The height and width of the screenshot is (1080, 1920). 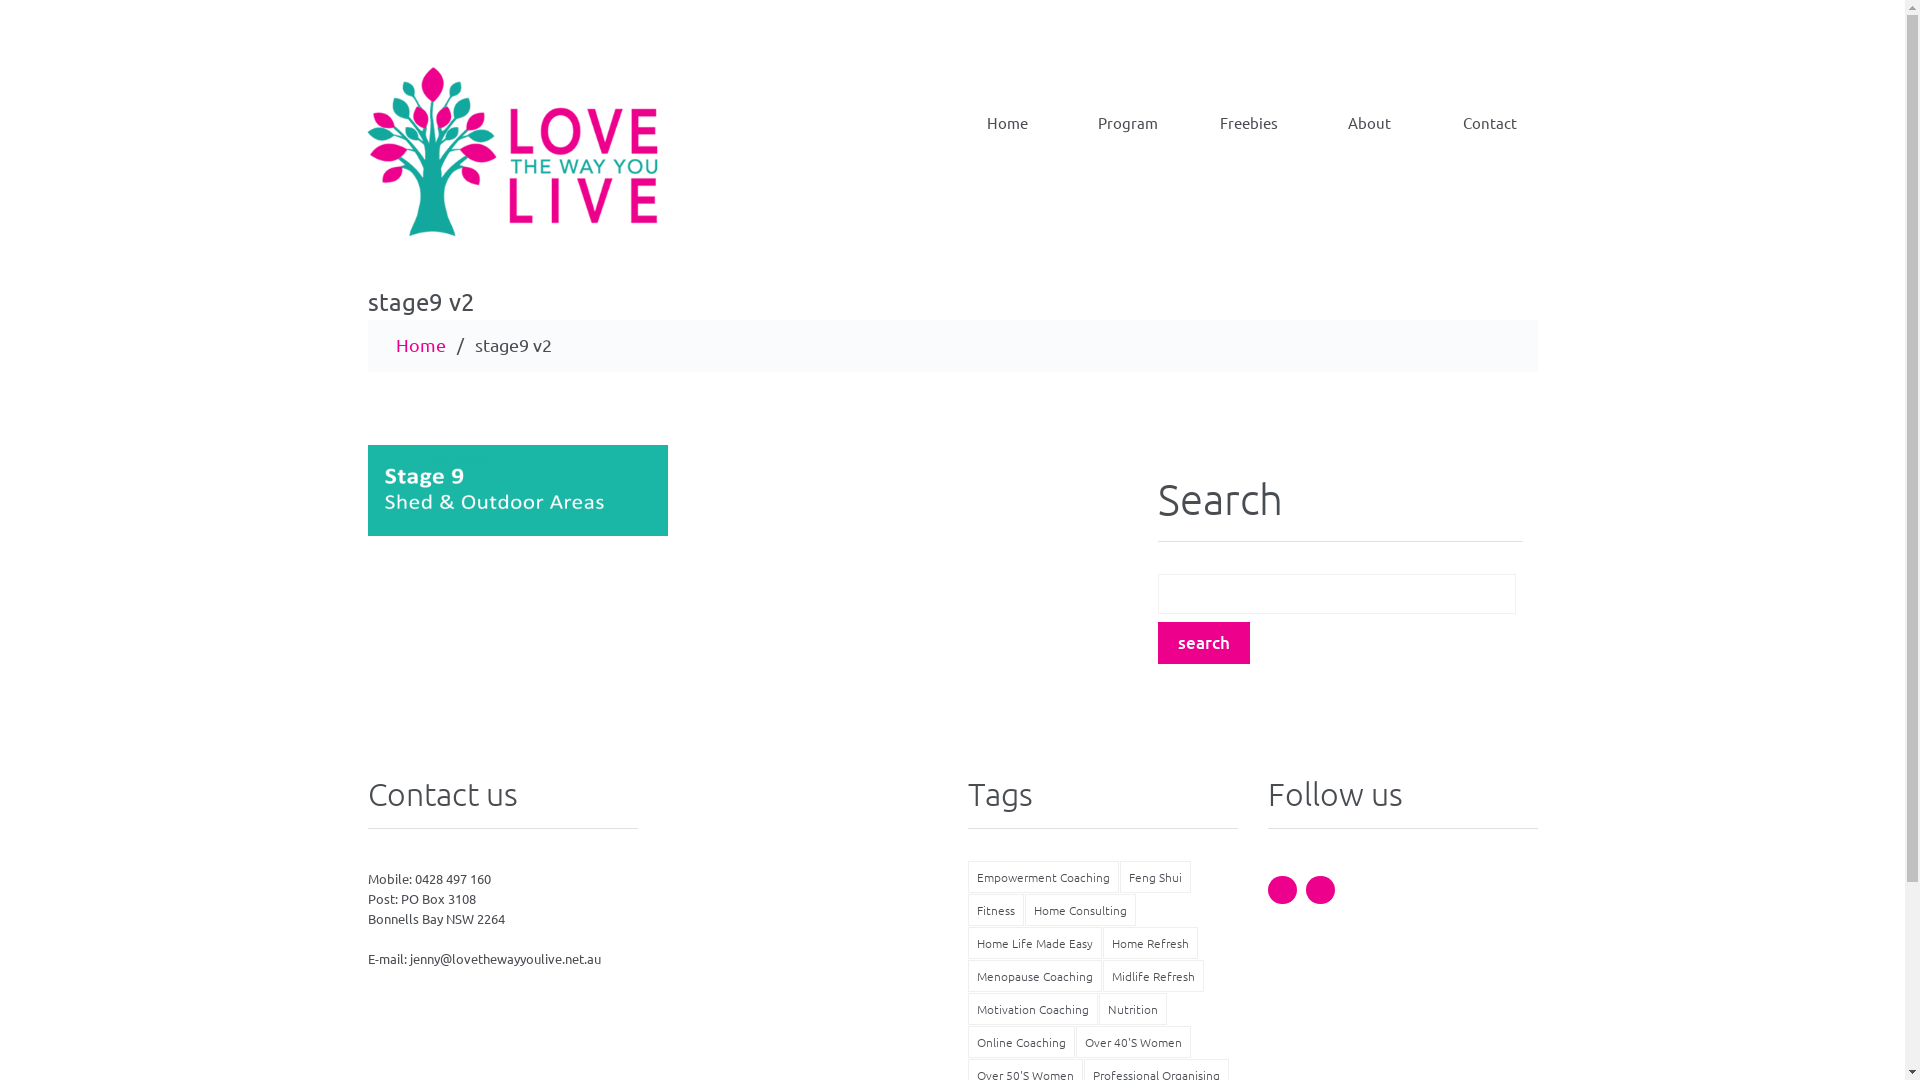 What do you see at coordinates (408, 957) in the screenshot?
I see `'jenny@lovethewayyoulive.net.au'` at bounding box center [408, 957].